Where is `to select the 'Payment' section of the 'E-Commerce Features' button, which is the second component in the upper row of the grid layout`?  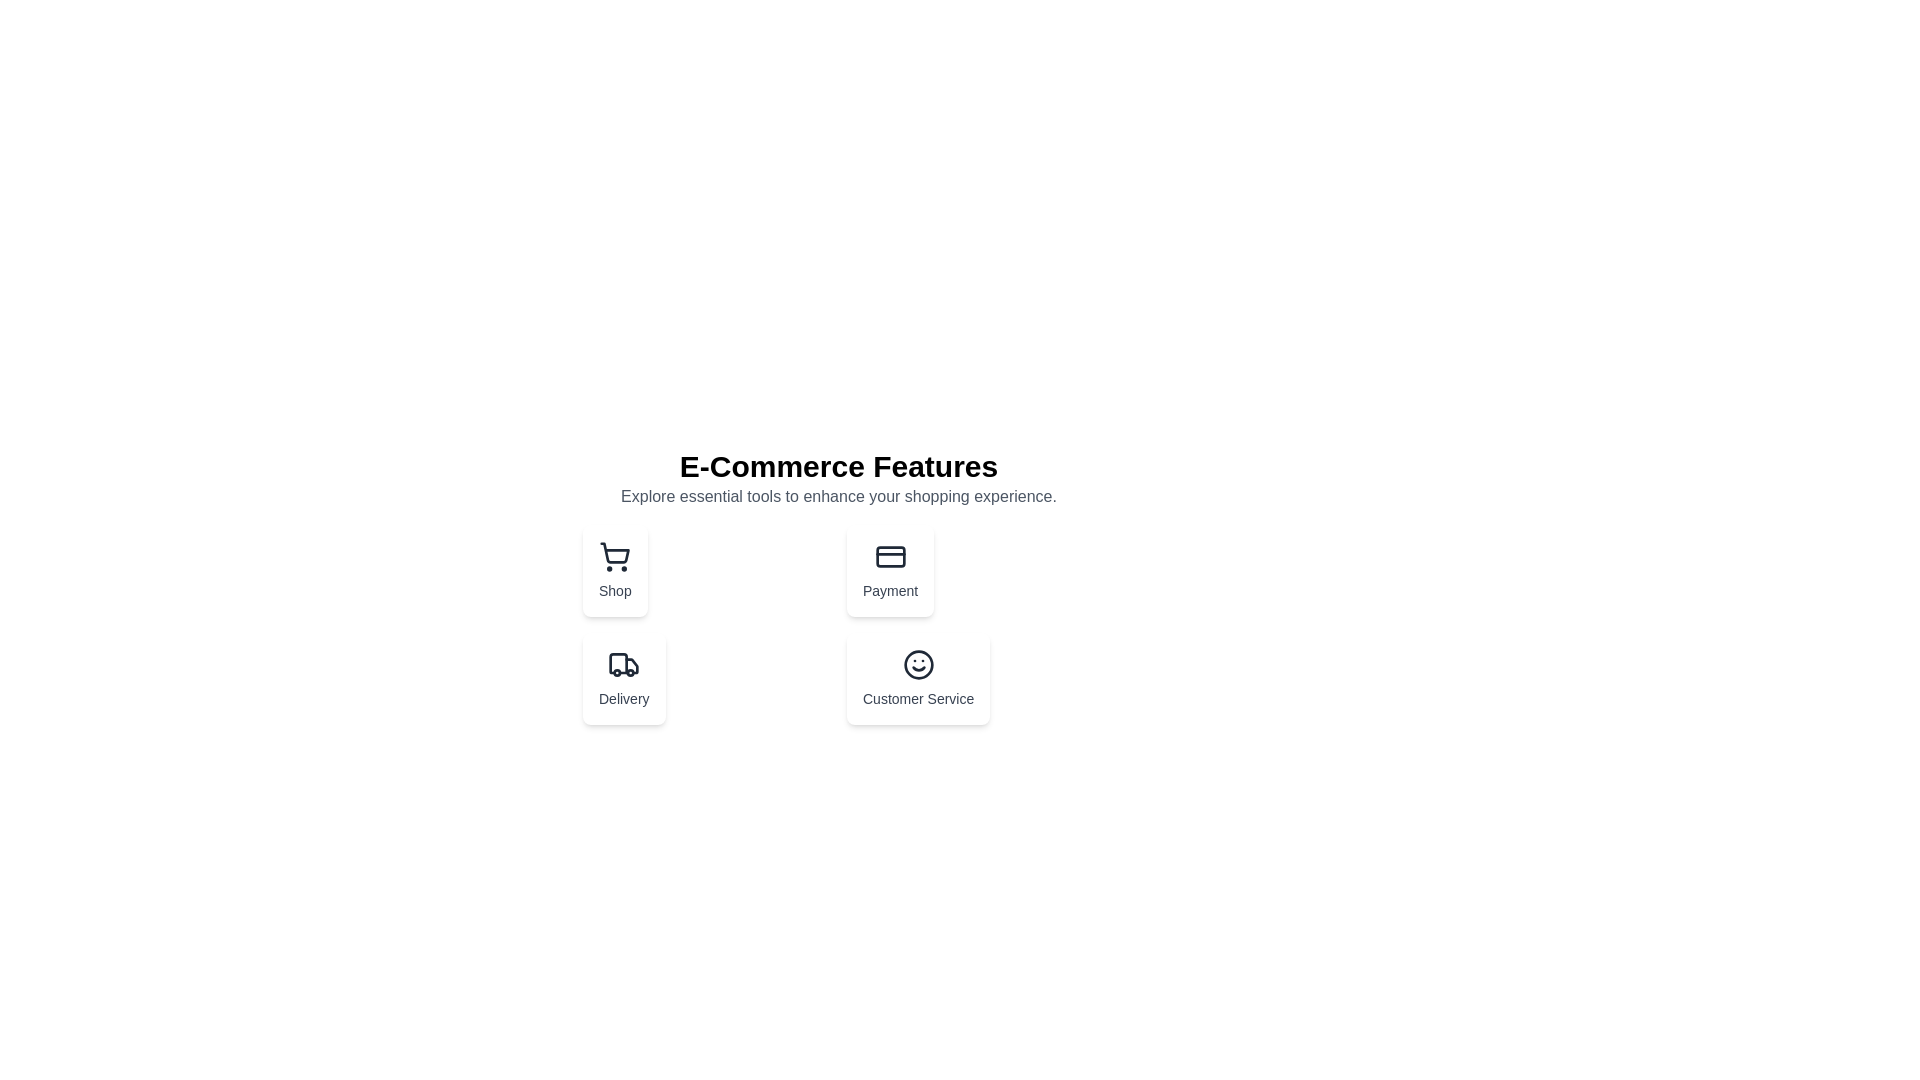
to select the 'Payment' section of the 'E-Commerce Features' button, which is the second component in the upper row of the grid layout is located at coordinates (839, 581).